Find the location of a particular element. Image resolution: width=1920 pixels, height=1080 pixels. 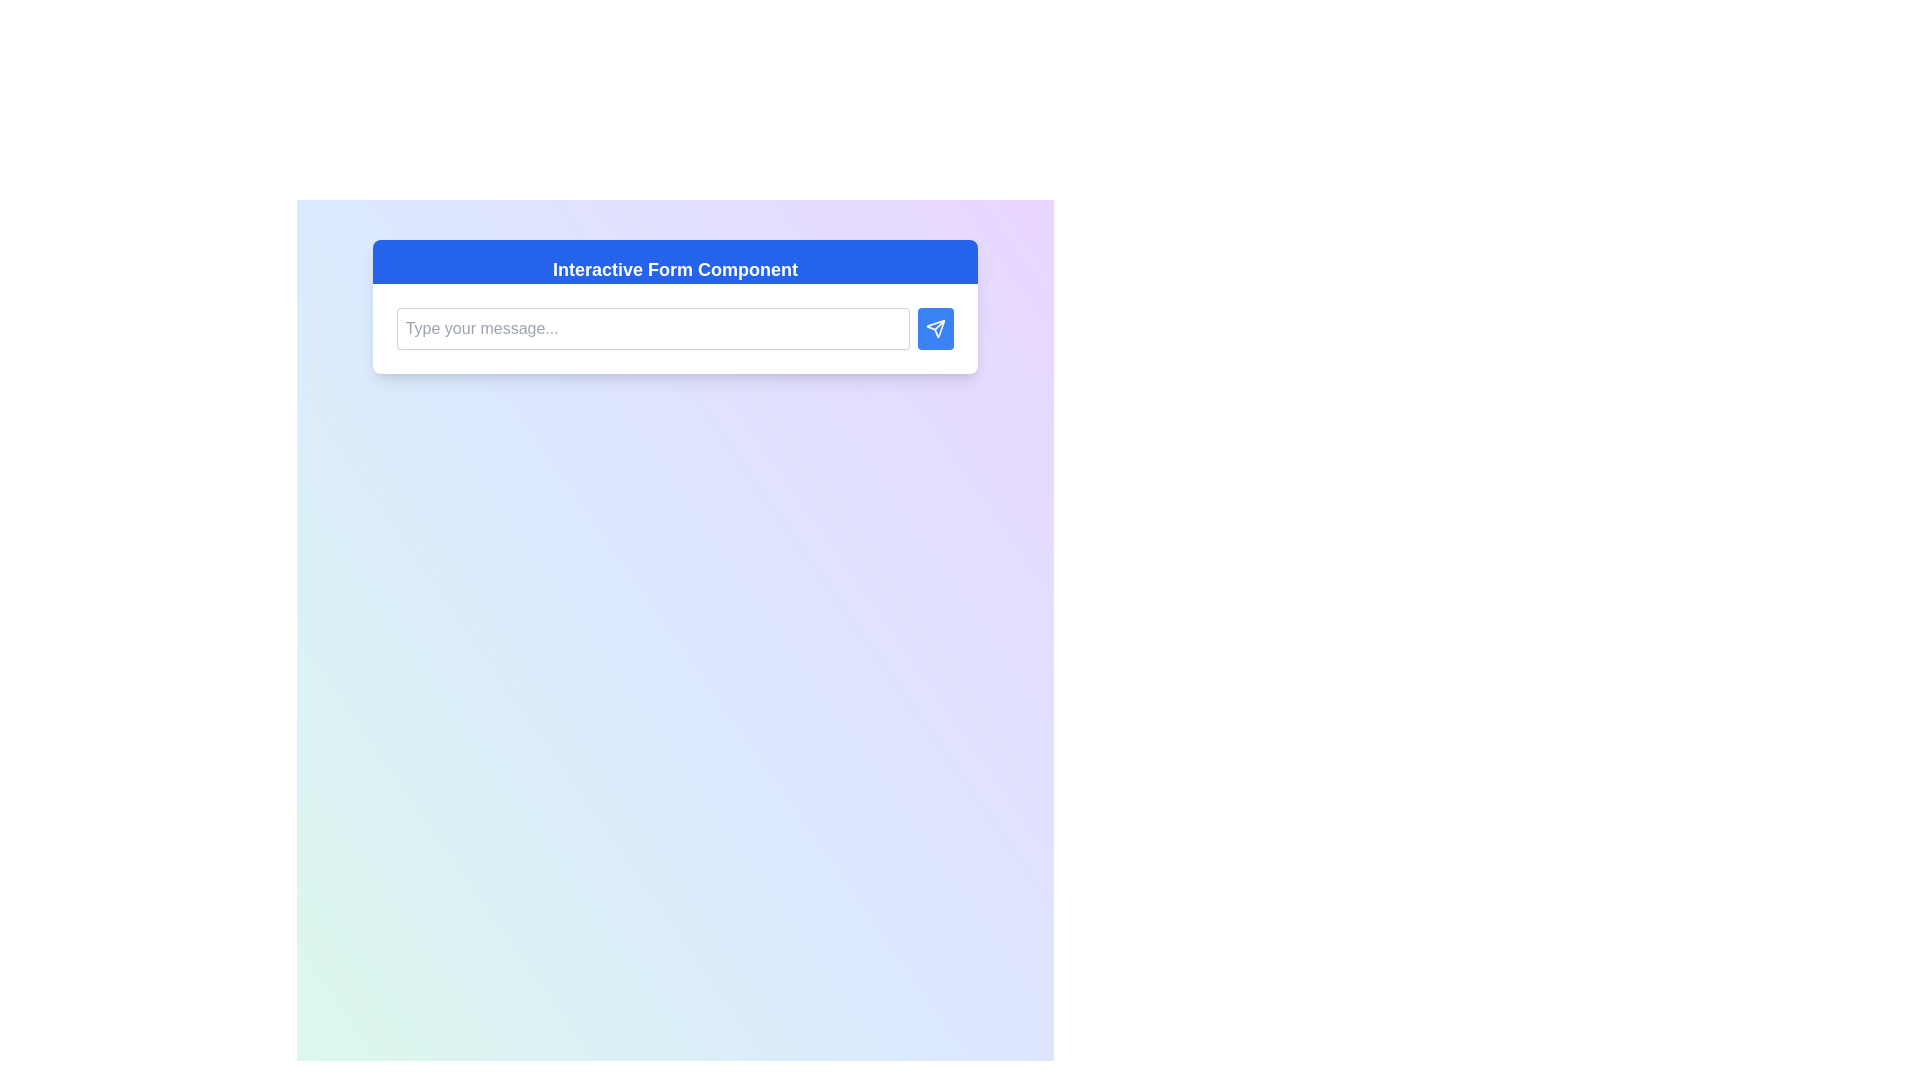

the paper airplane icon located at the far right of the rounded button in the user input area below the 'Interactive Form Component' header is located at coordinates (935, 327).